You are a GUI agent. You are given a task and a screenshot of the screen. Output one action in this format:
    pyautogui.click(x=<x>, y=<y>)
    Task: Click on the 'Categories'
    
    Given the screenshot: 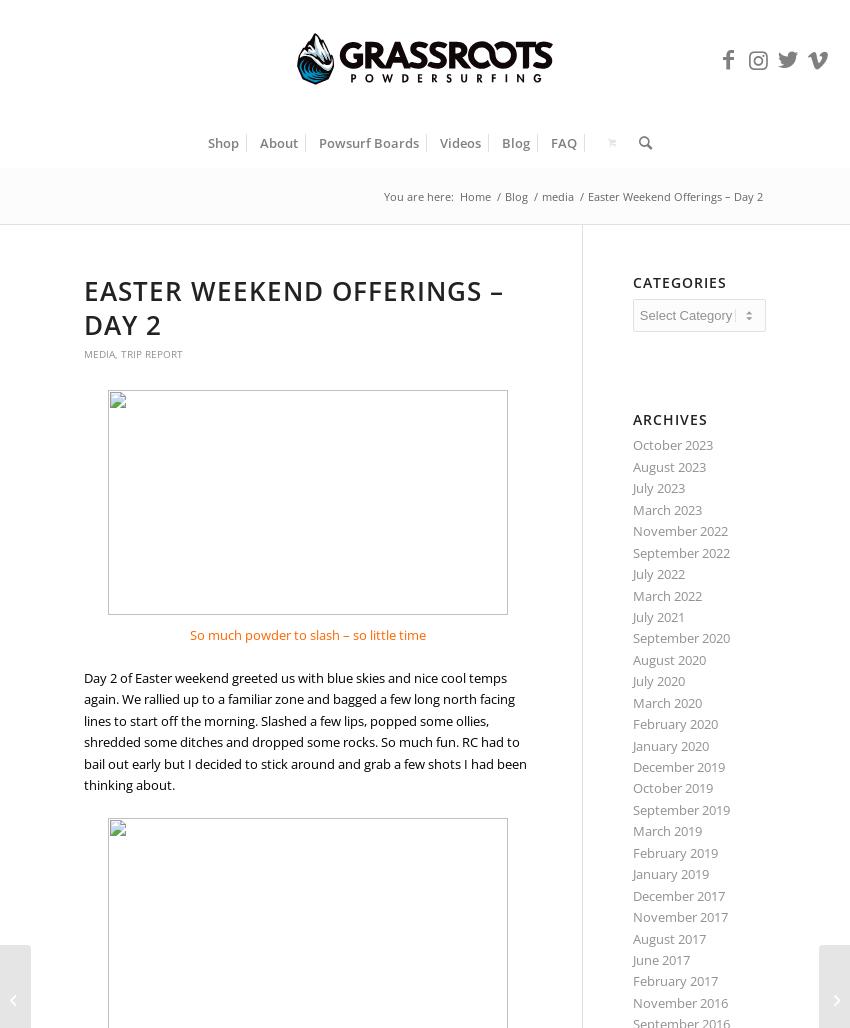 What is the action you would take?
    pyautogui.click(x=678, y=282)
    